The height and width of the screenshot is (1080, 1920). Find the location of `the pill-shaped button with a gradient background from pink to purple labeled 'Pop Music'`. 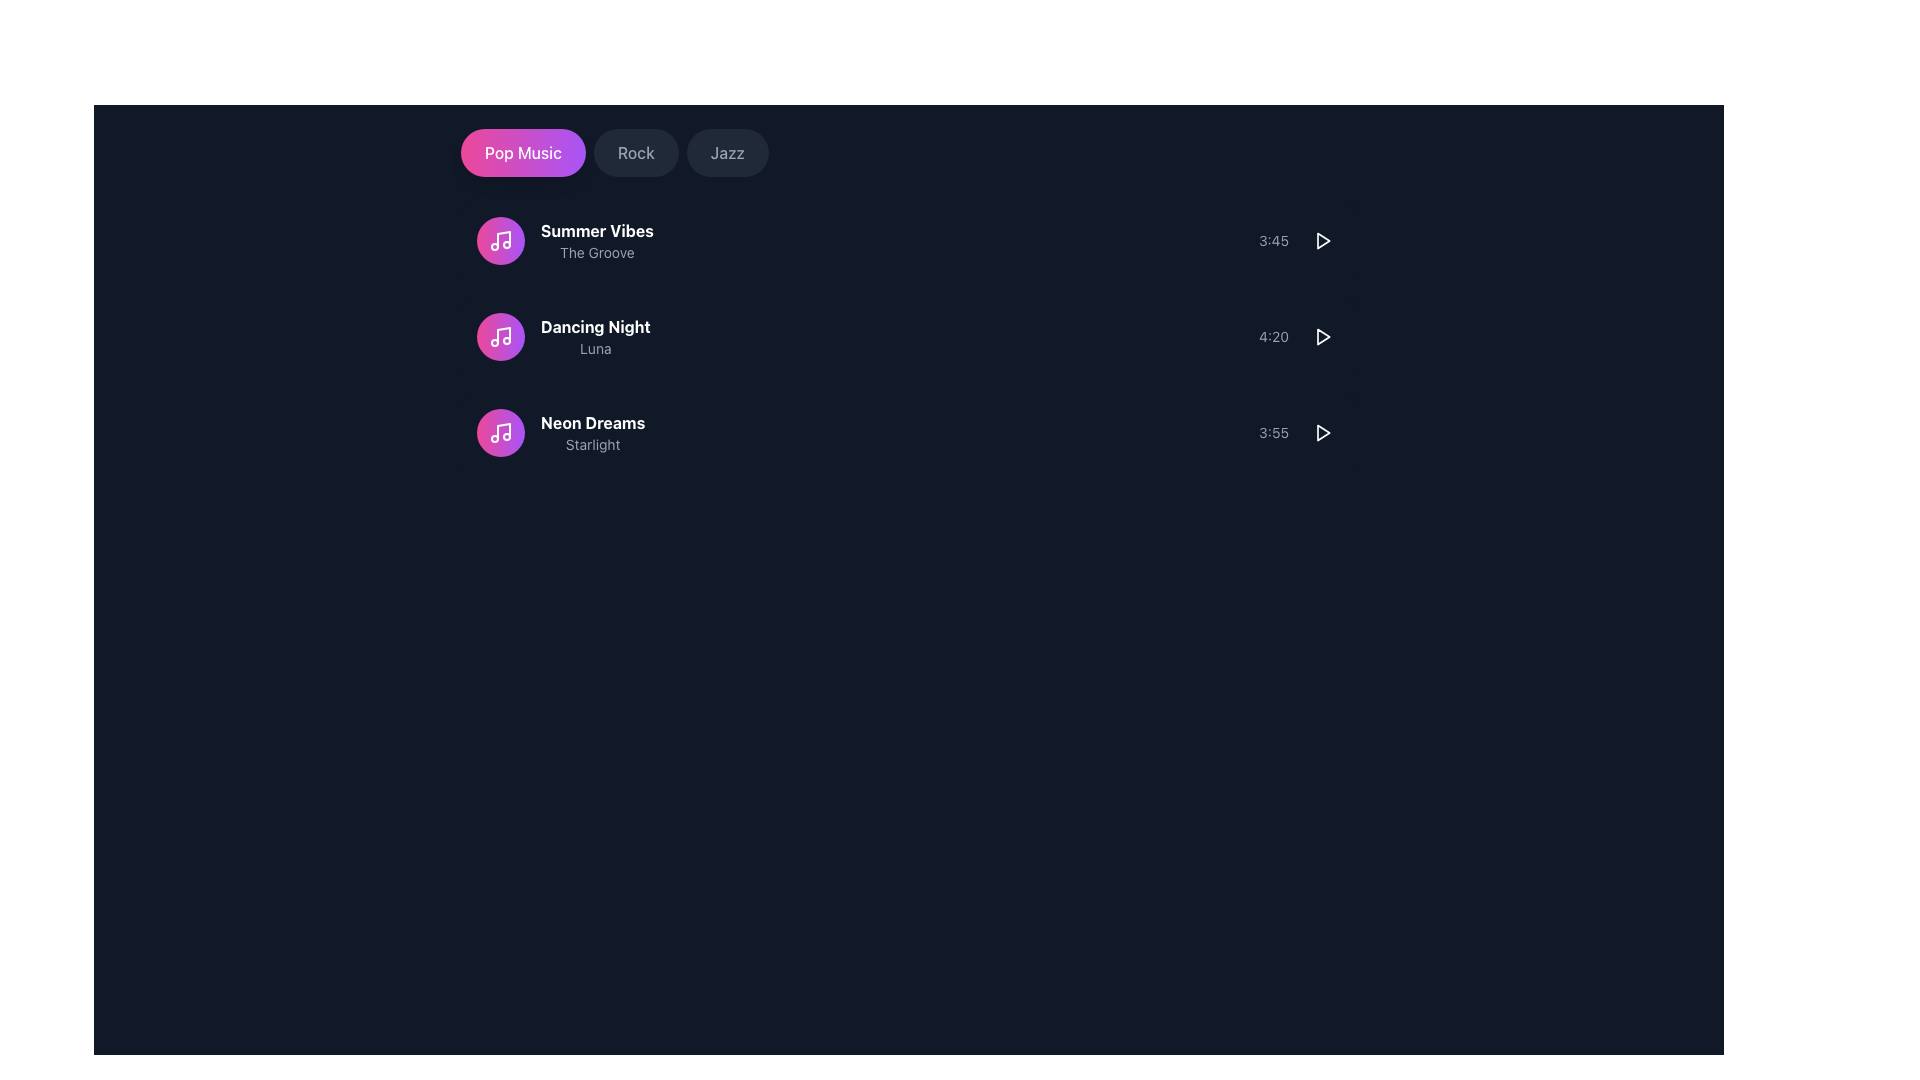

the pill-shaped button with a gradient background from pink to purple labeled 'Pop Music' is located at coordinates (523, 152).